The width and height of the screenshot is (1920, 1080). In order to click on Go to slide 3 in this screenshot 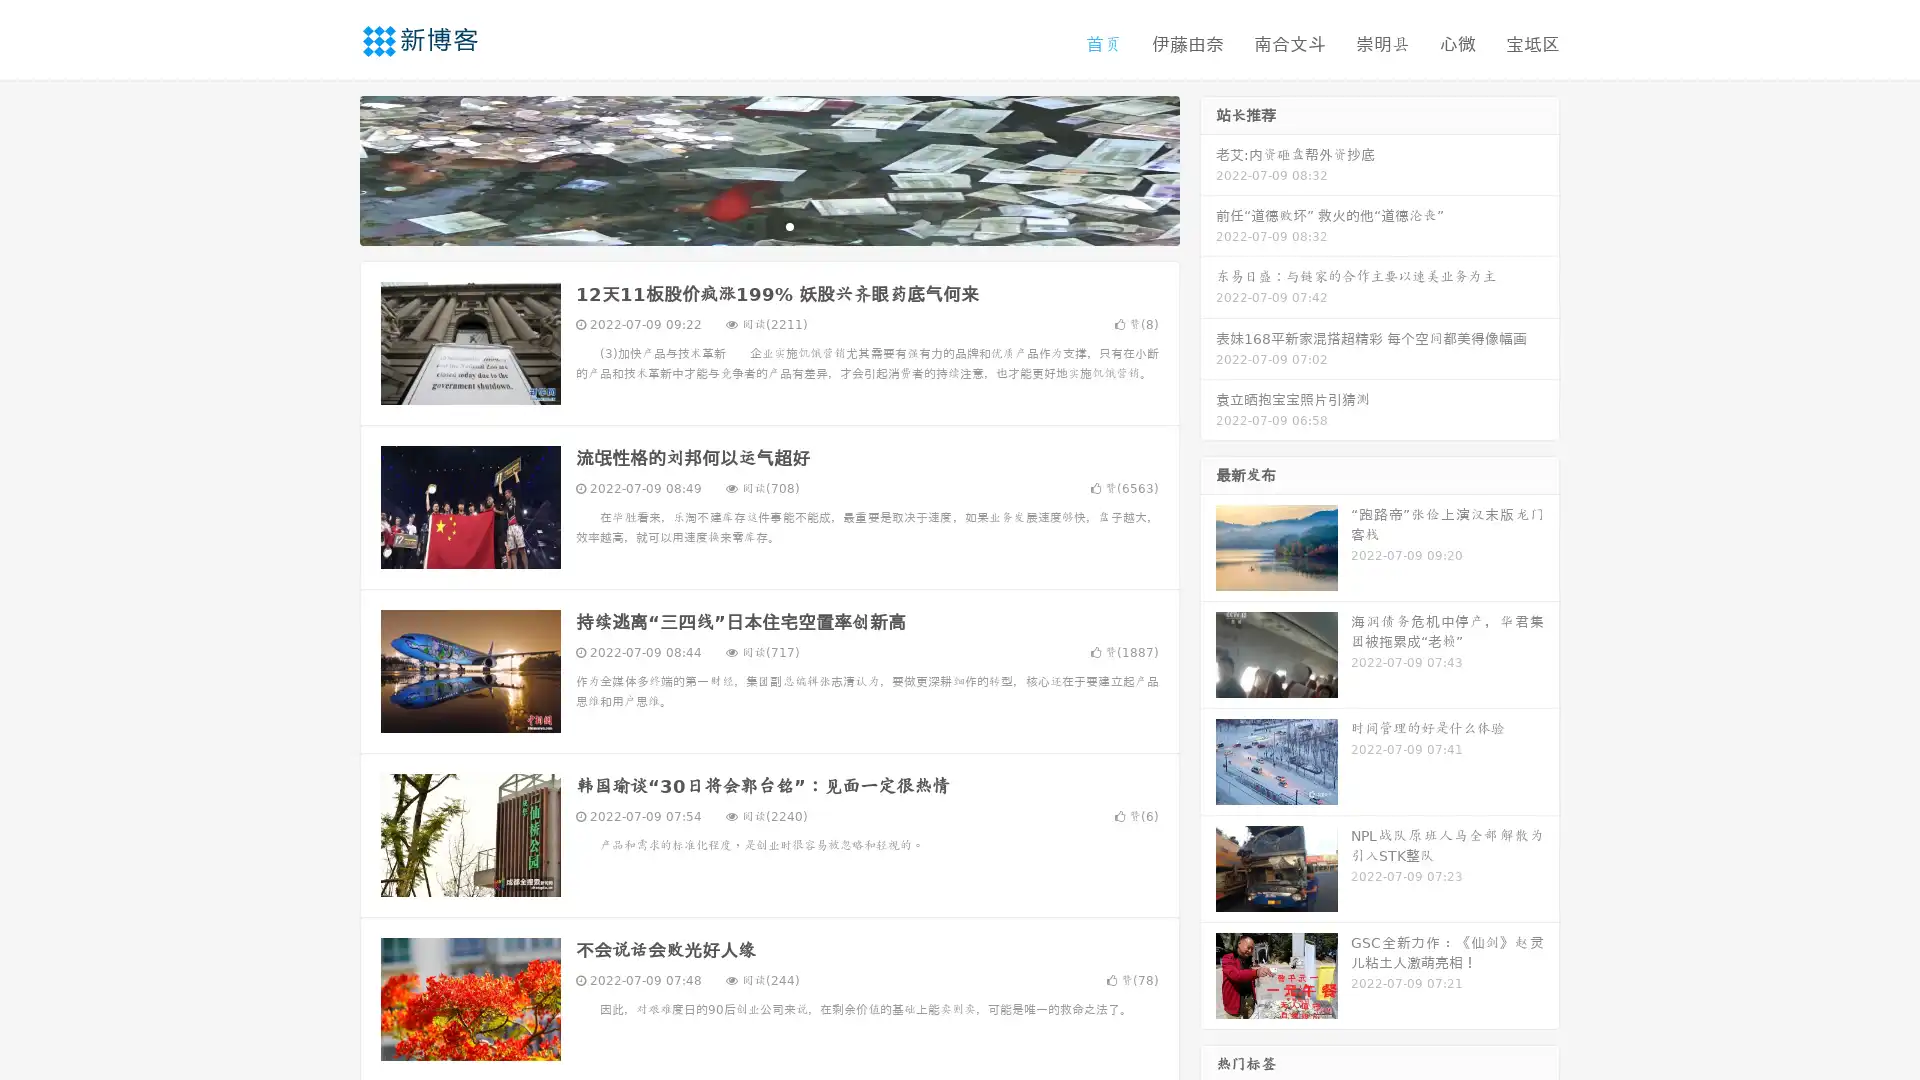, I will do `click(789, 225)`.